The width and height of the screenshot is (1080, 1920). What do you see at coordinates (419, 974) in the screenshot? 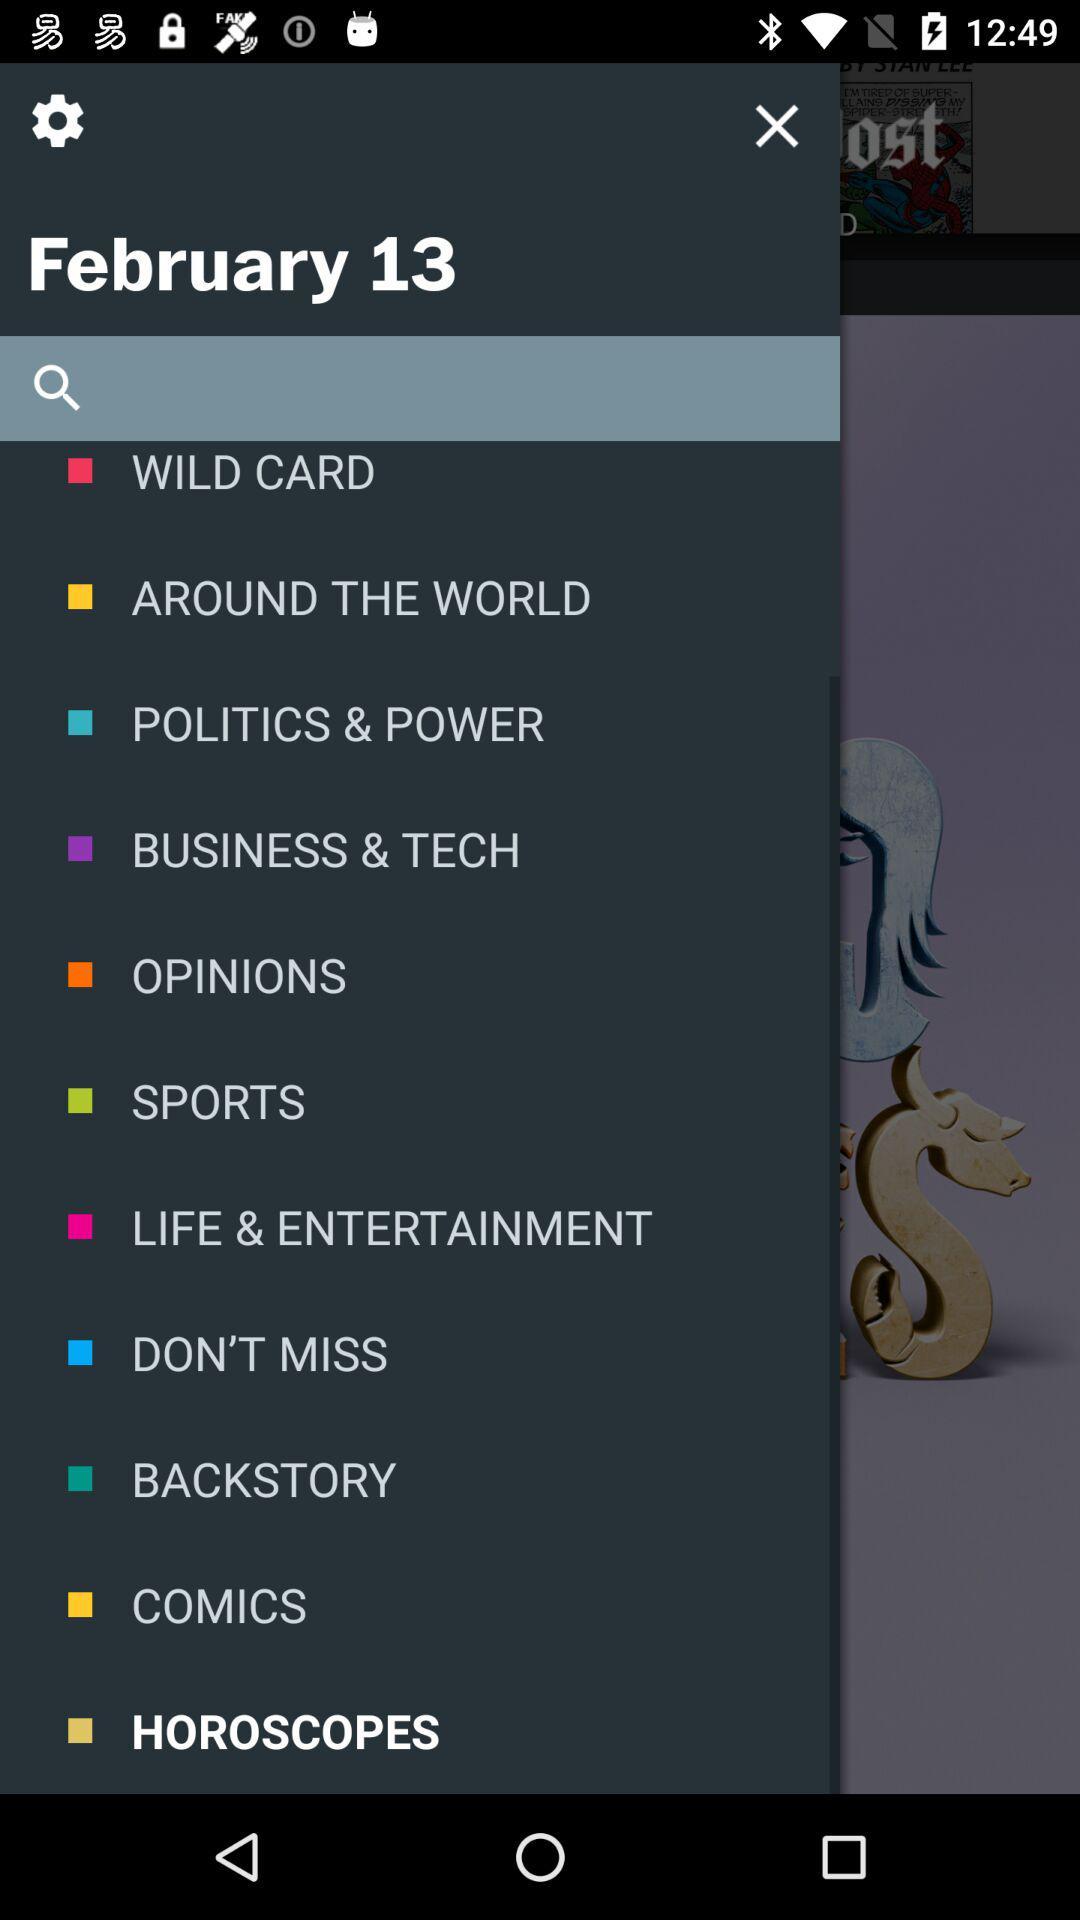
I see `the app above sports` at bounding box center [419, 974].